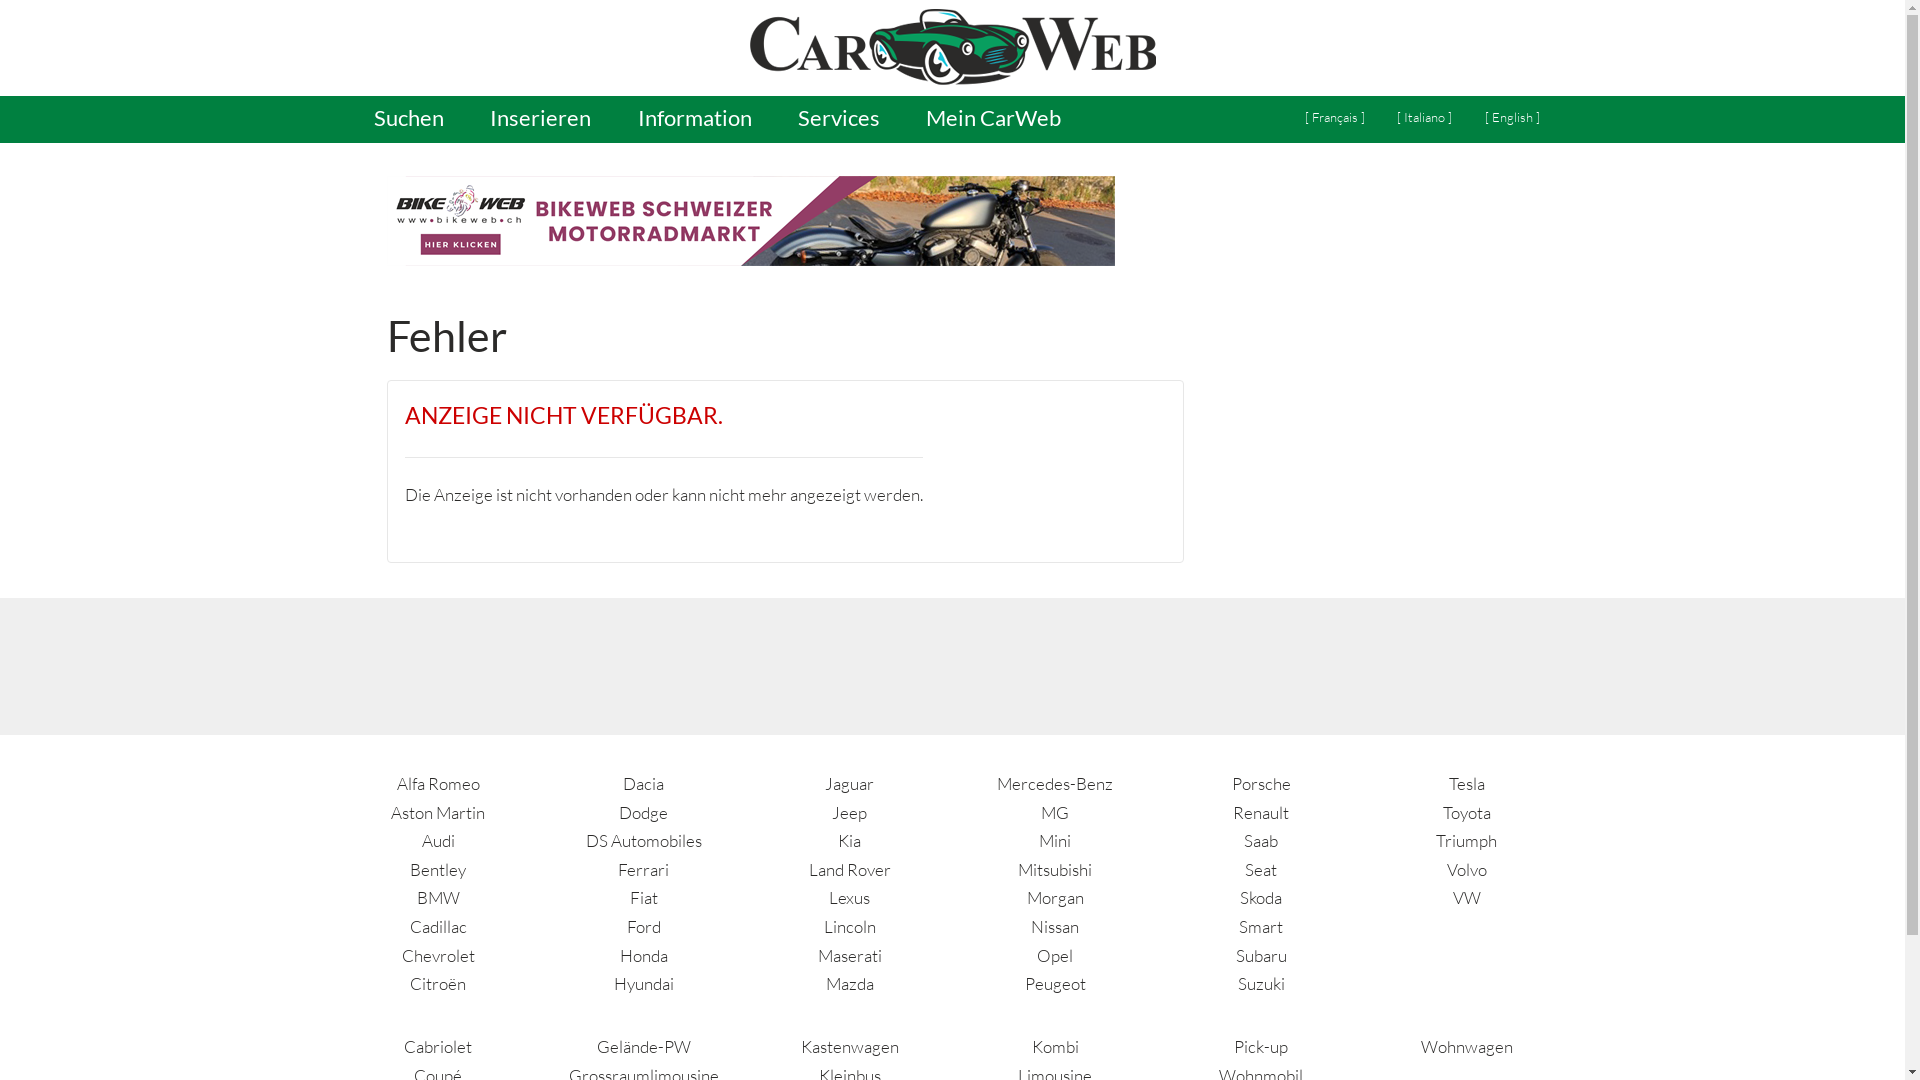 This screenshot has width=1920, height=1080. Describe the element at coordinates (643, 954) in the screenshot. I see `'Honda'` at that location.